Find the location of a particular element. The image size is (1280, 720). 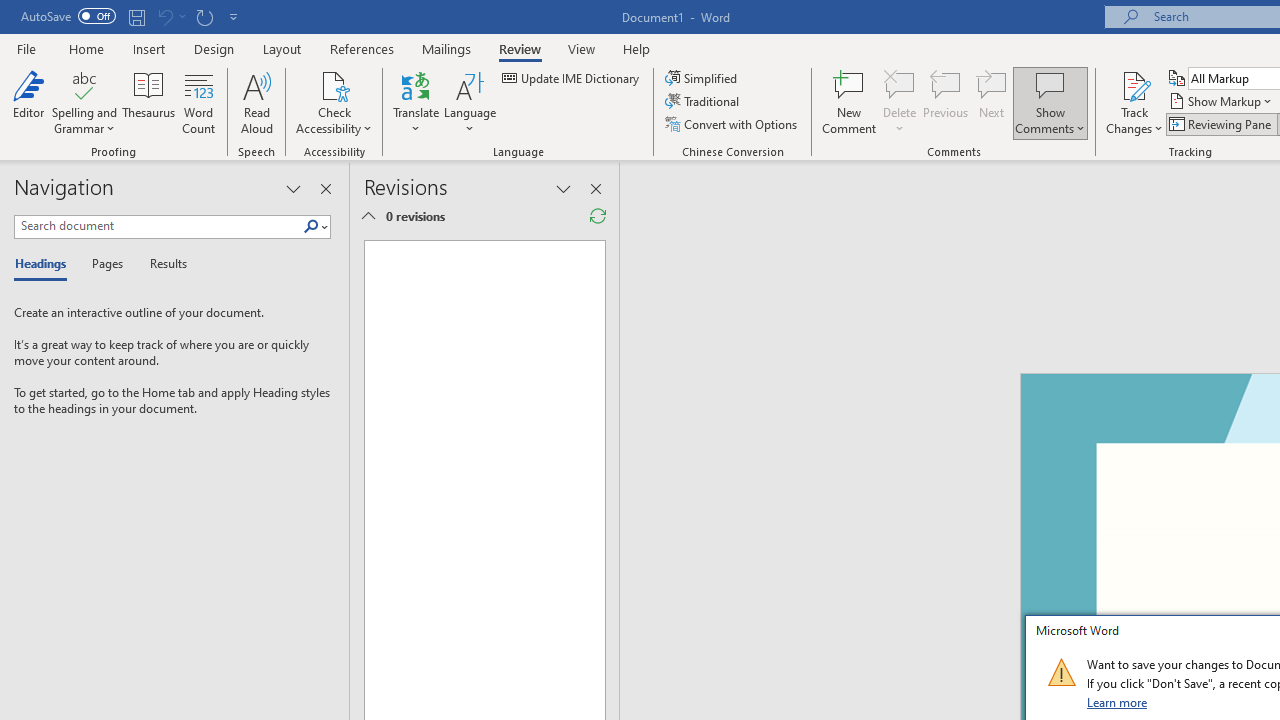

'Spelling and Grammar' is located at coordinates (84, 103).